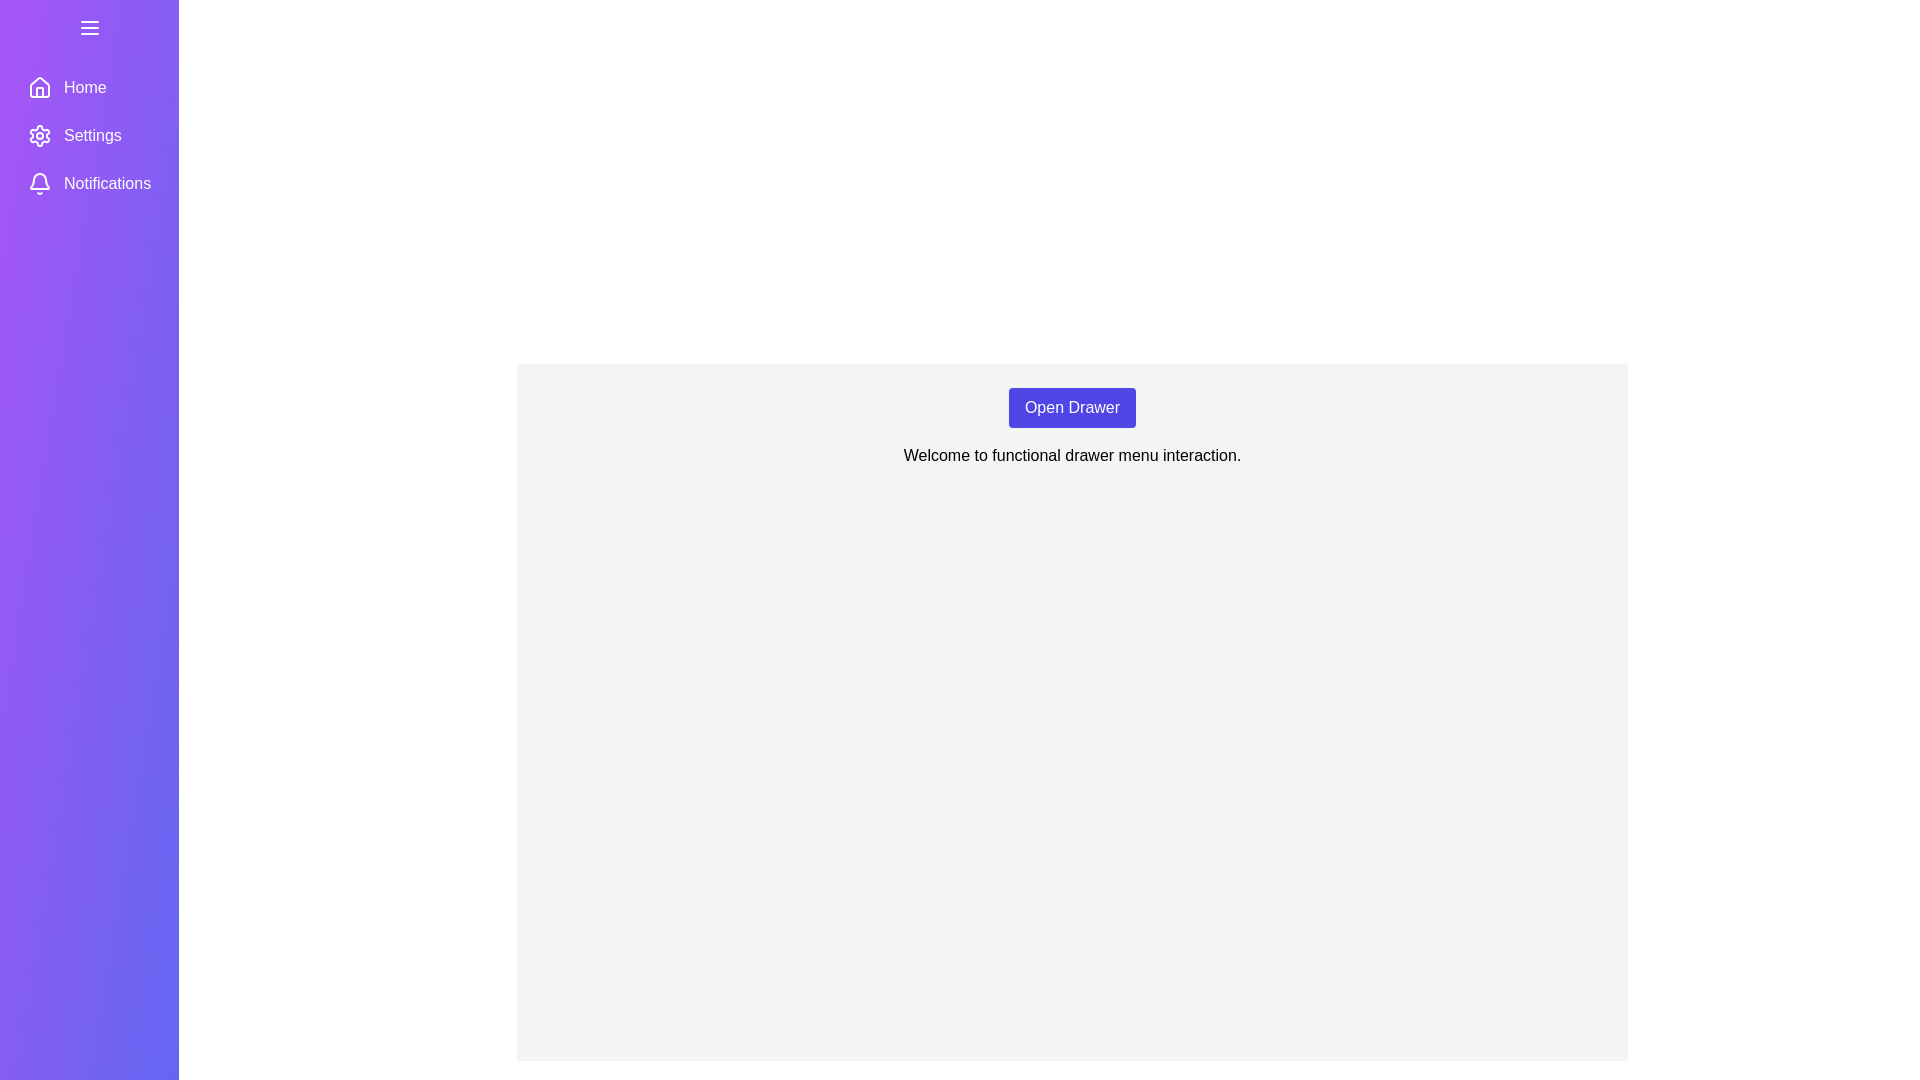 Image resolution: width=1920 pixels, height=1080 pixels. What do you see at coordinates (88, 27) in the screenshot?
I see `menu icon button at the top-left corner to toggle the drawer's visibility` at bounding box center [88, 27].